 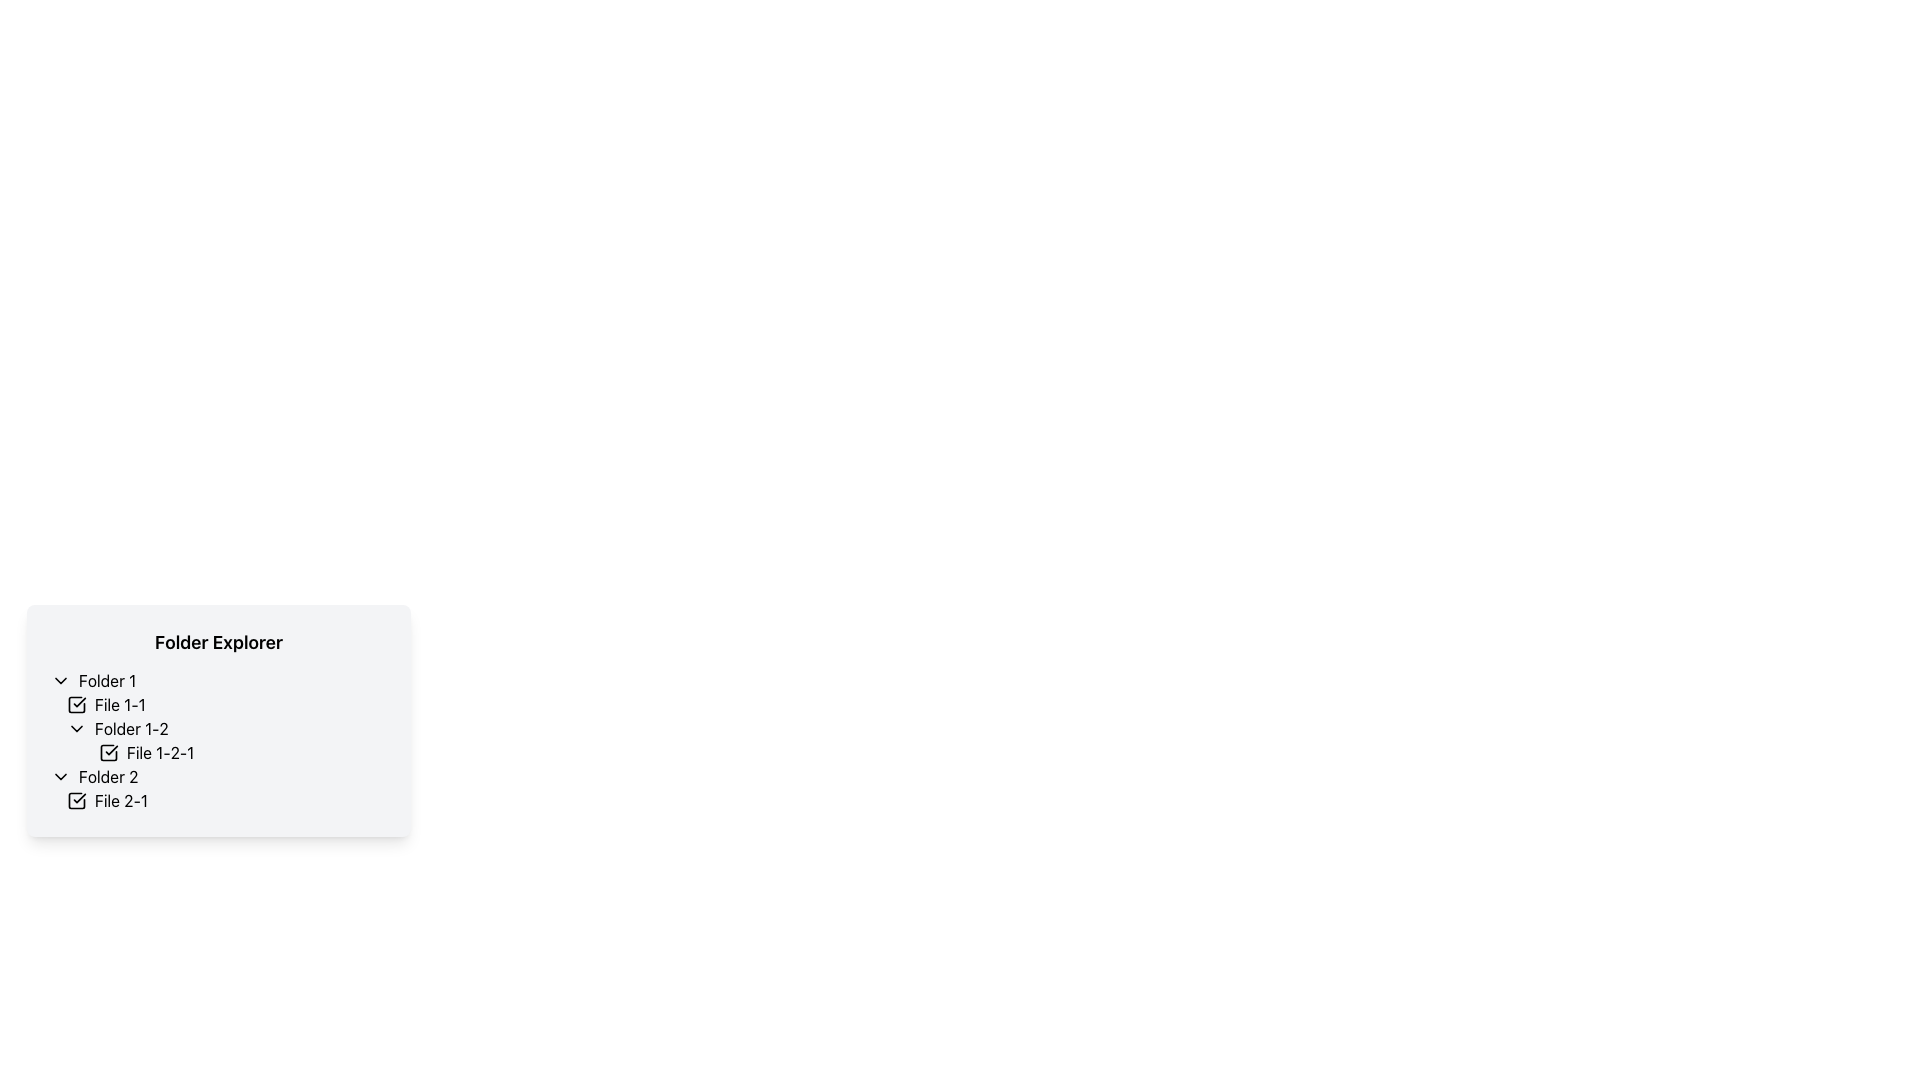 I want to click on the checkbox labeled 'File 2-1', so click(x=226, y=800).